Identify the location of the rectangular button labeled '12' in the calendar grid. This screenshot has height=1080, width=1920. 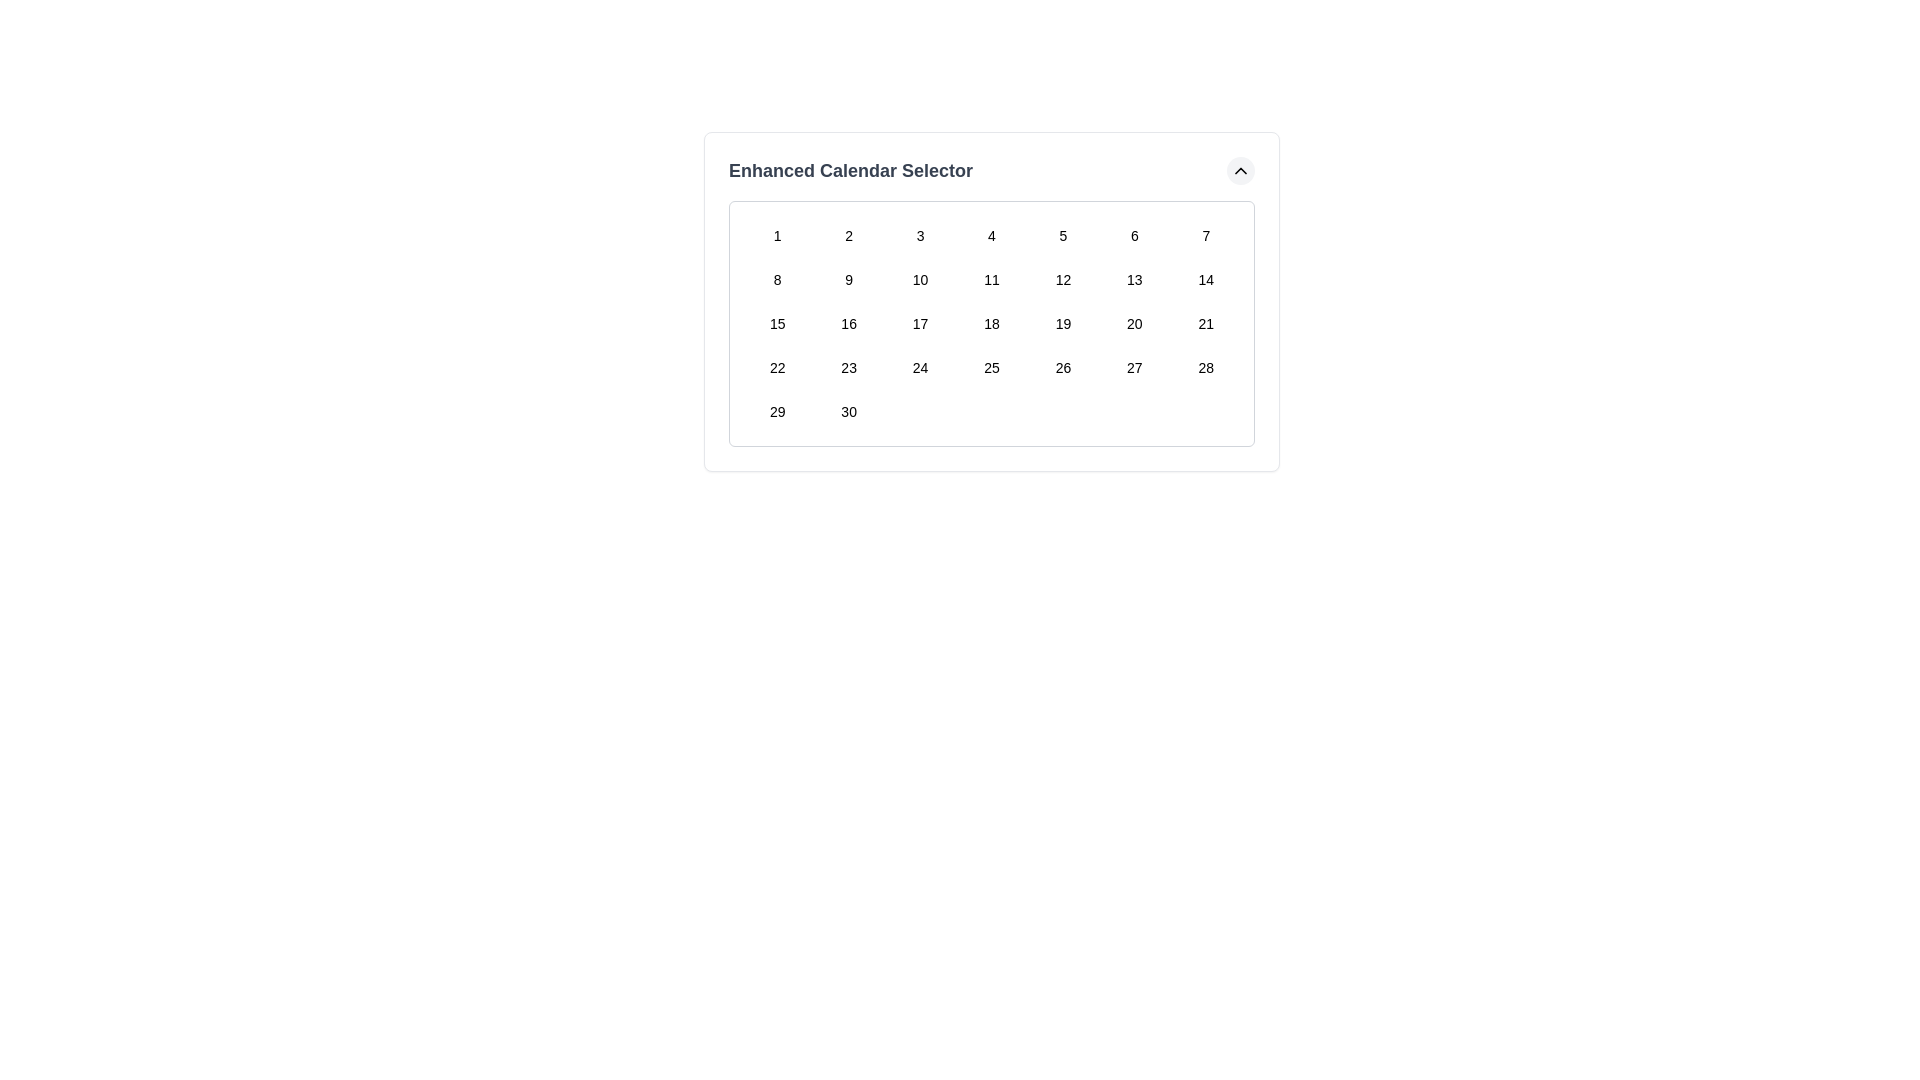
(1062, 280).